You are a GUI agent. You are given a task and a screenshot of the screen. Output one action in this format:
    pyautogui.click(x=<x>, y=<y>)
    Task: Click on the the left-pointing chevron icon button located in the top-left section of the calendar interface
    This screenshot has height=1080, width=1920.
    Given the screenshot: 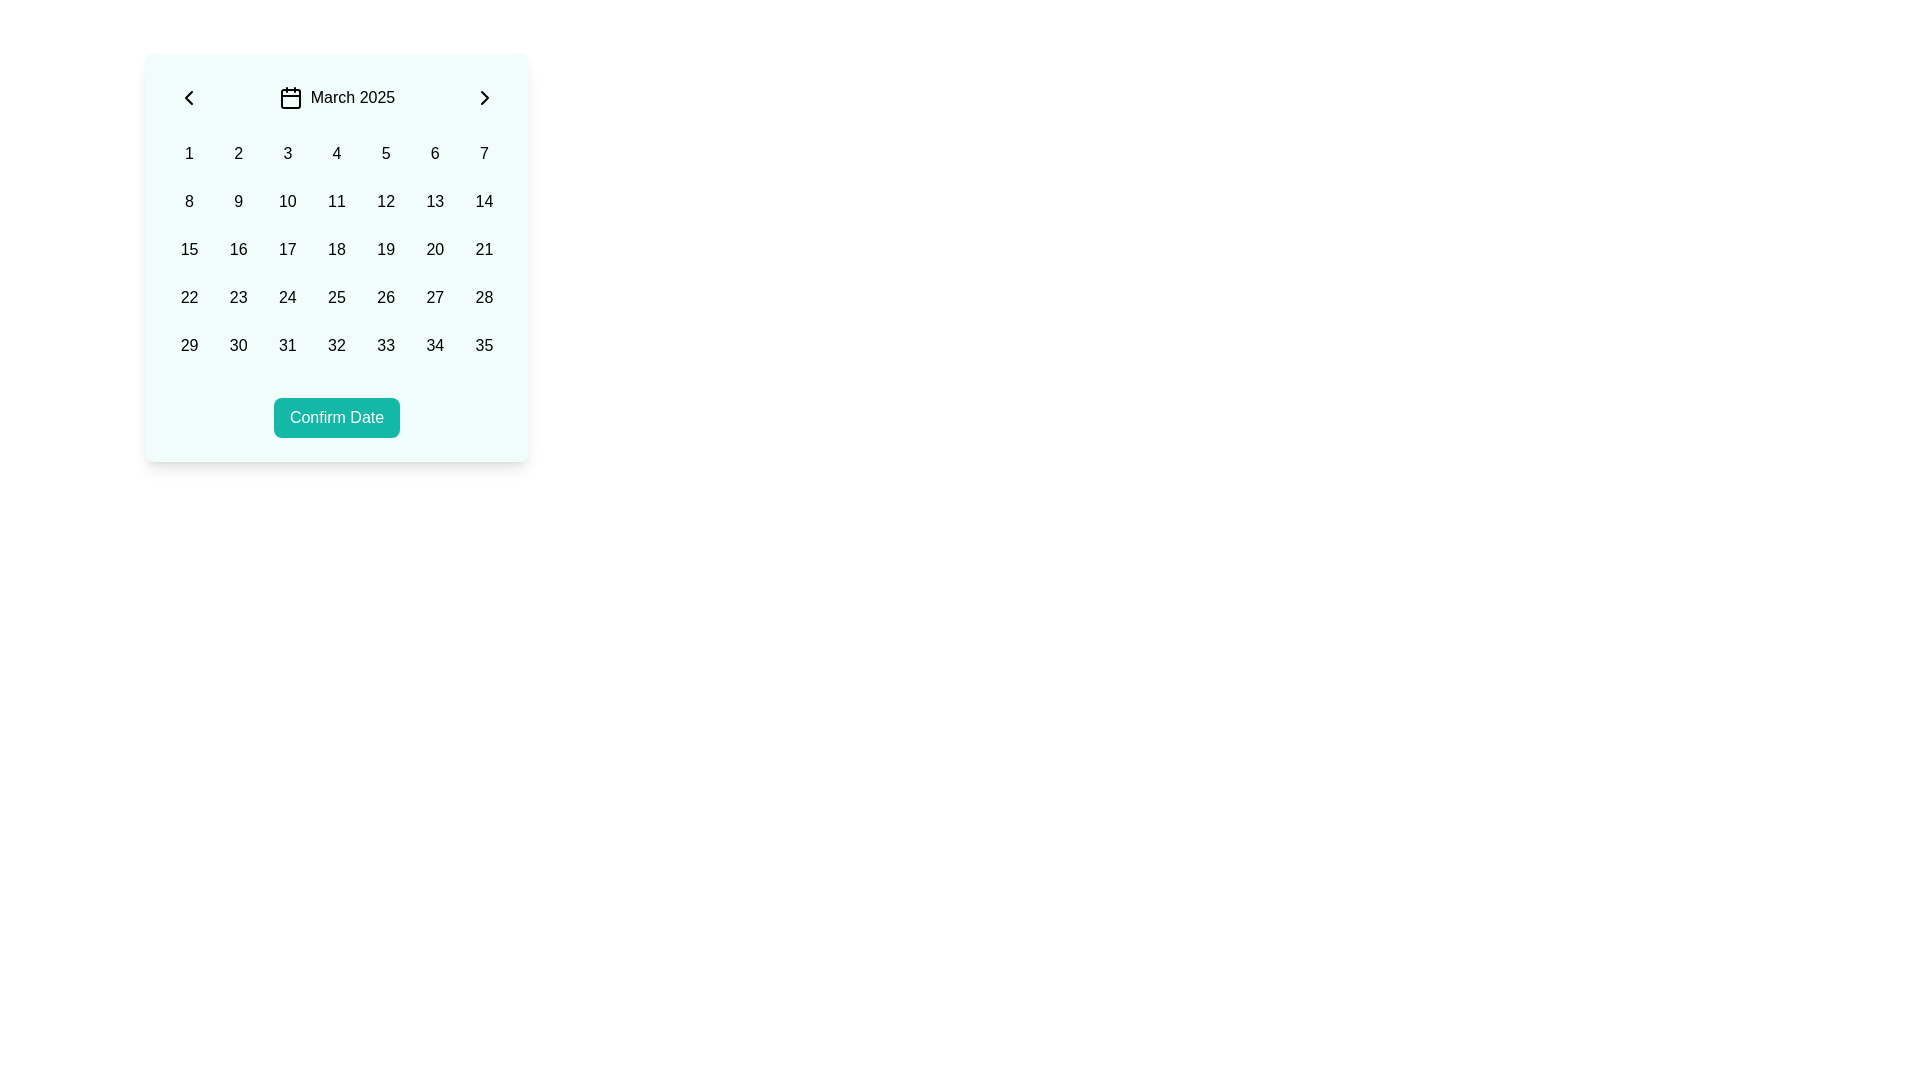 What is the action you would take?
    pyautogui.click(x=188, y=97)
    